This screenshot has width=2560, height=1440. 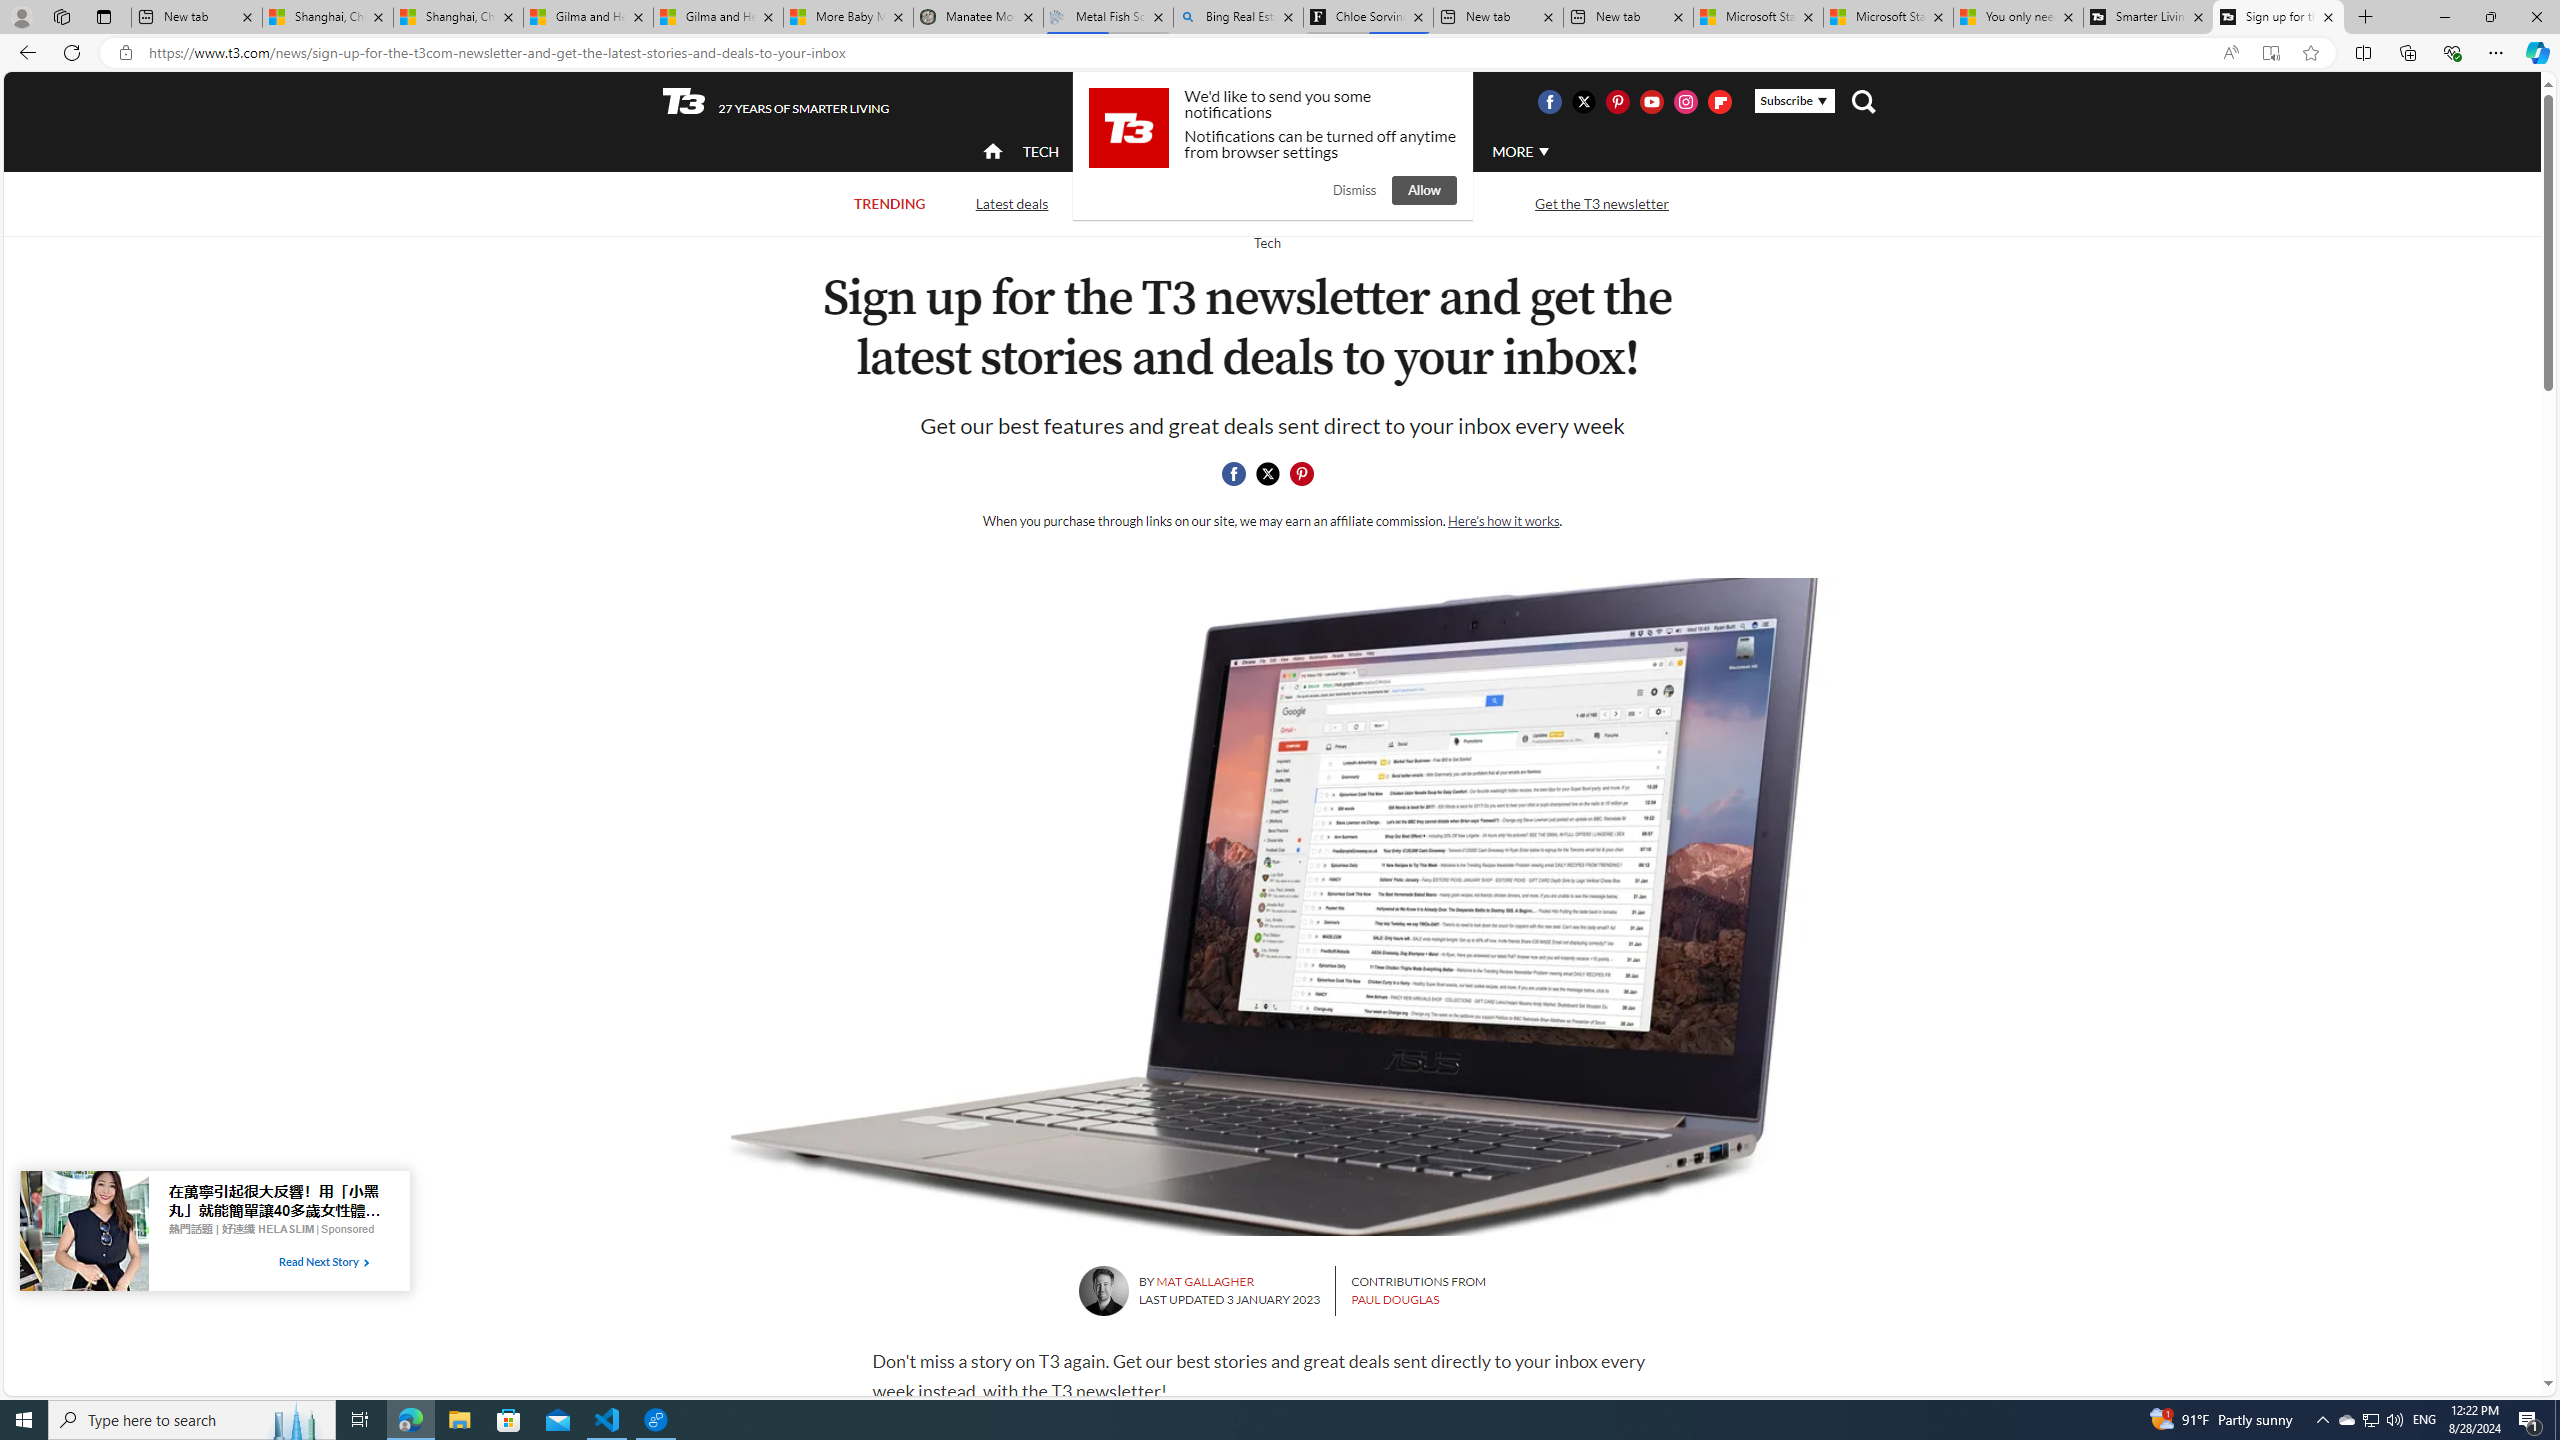 What do you see at coordinates (1650, 100) in the screenshot?
I see `'Visit us on Youtube'` at bounding box center [1650, 100].